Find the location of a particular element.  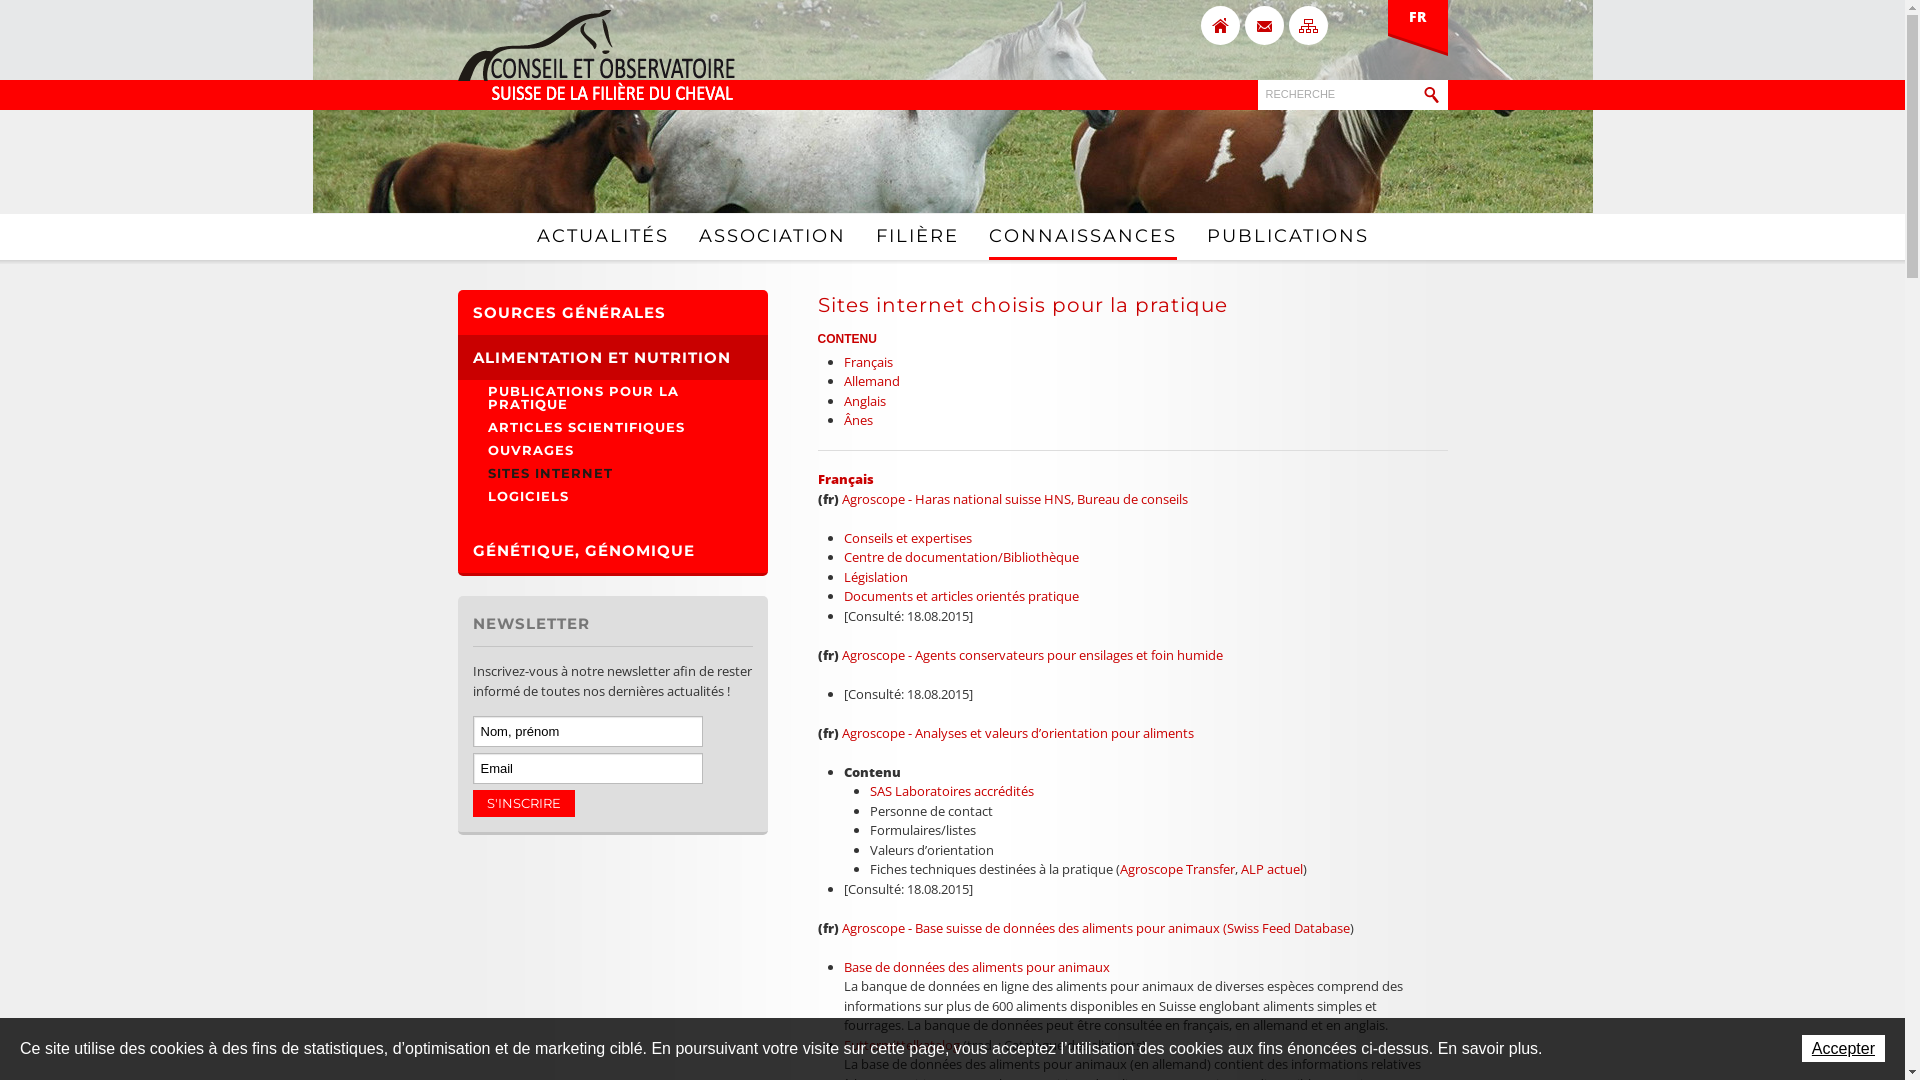

'PUBLICATIONS POUR LA PRATIQUE' is located at coordinates (612, 397).